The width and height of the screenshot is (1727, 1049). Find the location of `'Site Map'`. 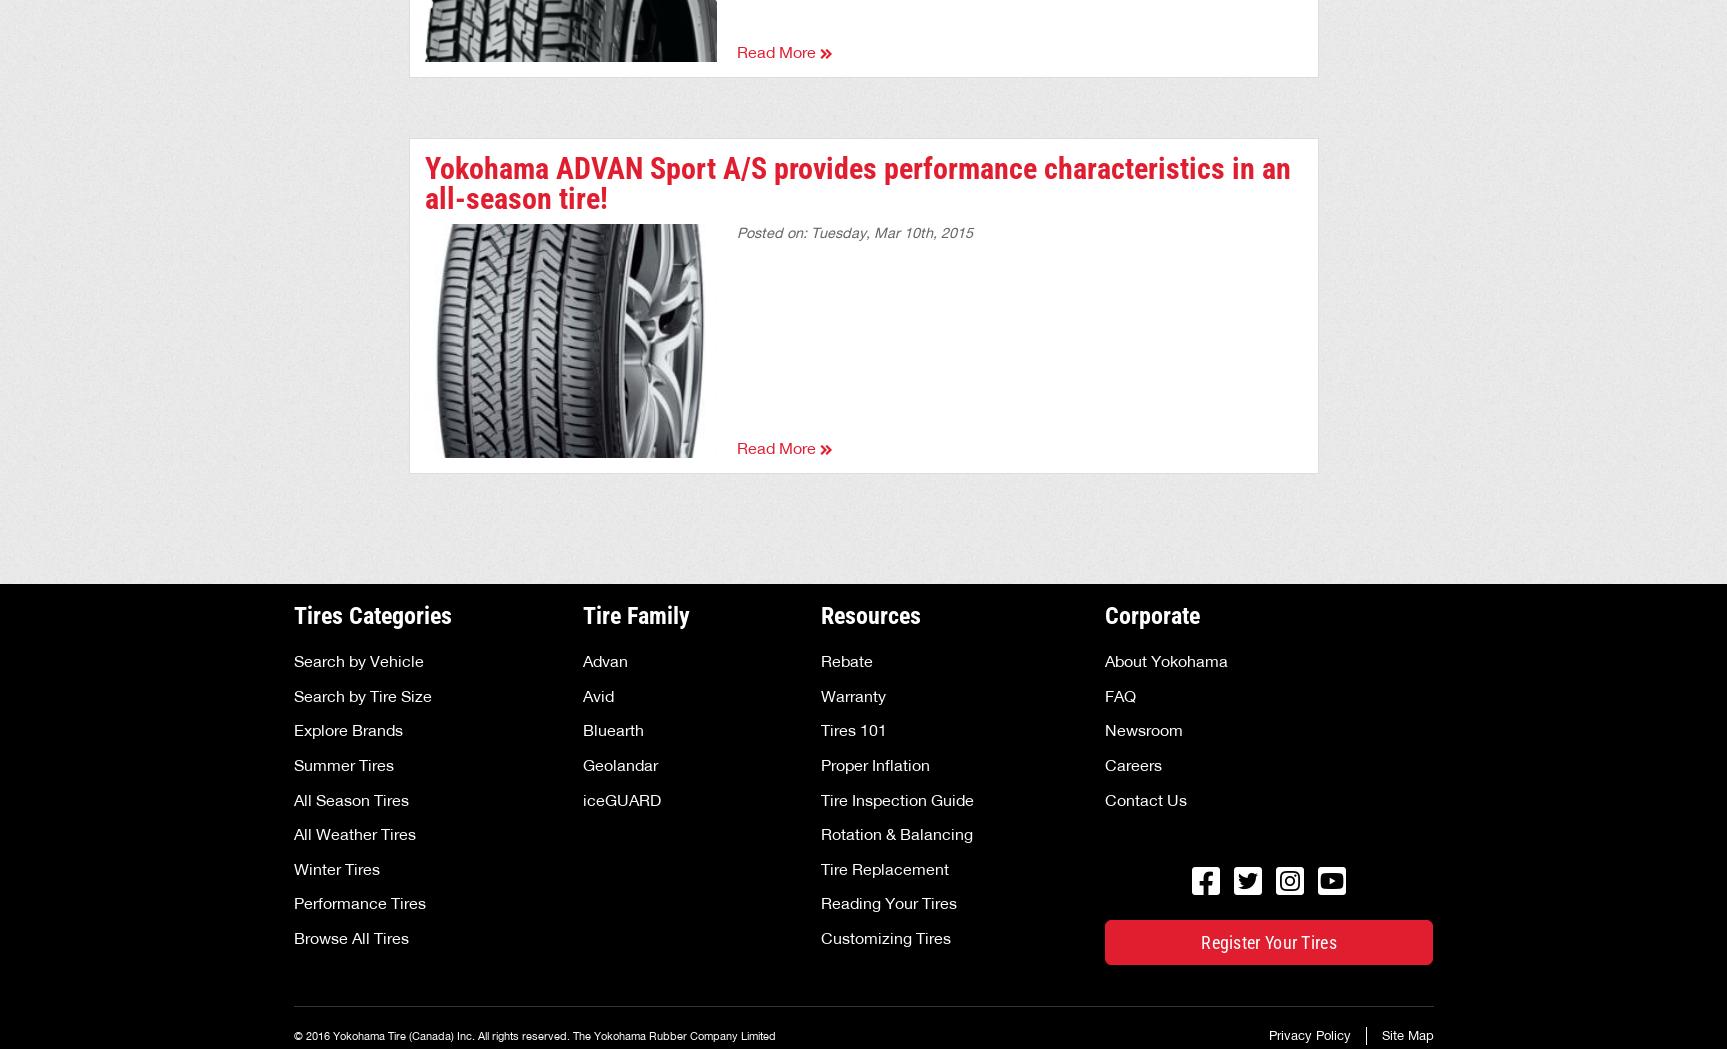

'Site Map' is located at coordinates (1406, 1034).